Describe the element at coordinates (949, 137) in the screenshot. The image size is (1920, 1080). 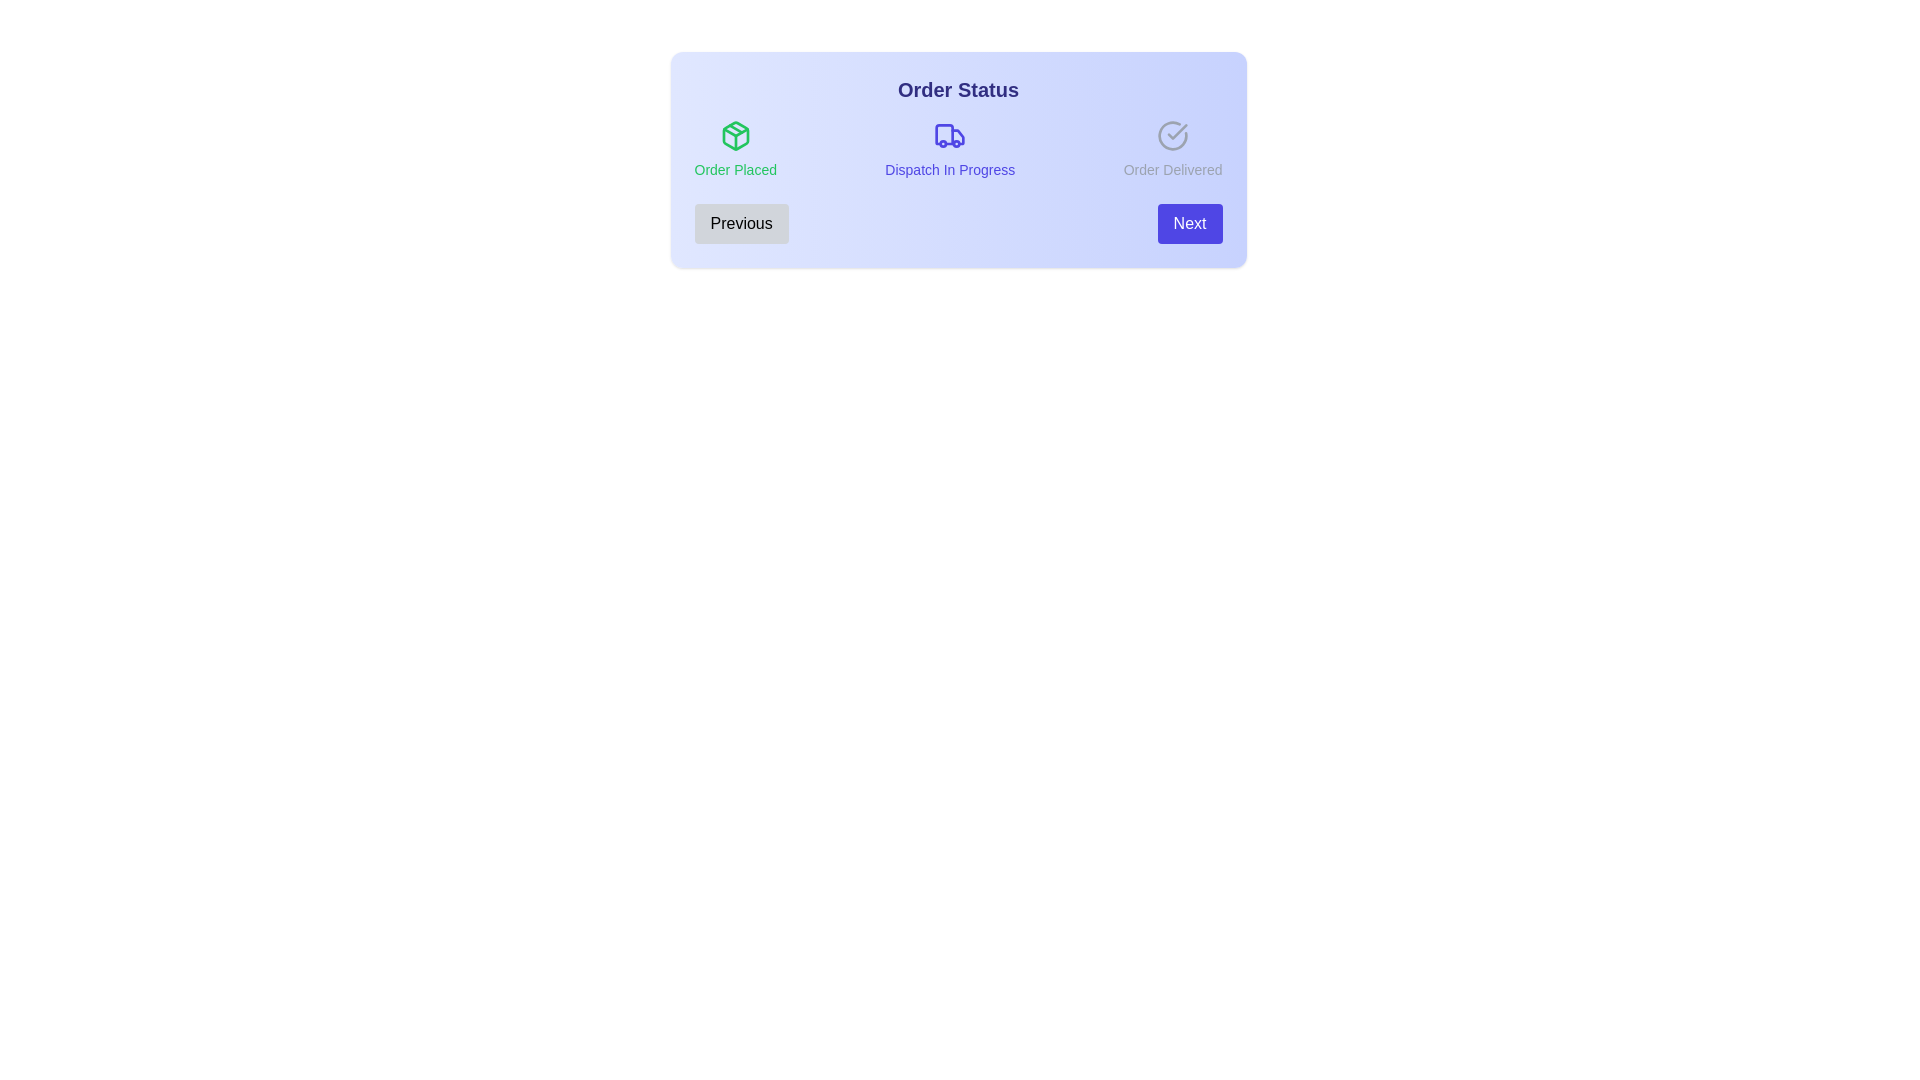
I see `the state of the Progress Indicator, which is a horizontal line that changes color based on step progression, located below the truck icon and above the 'Dispatch In Progress' text` at that location.